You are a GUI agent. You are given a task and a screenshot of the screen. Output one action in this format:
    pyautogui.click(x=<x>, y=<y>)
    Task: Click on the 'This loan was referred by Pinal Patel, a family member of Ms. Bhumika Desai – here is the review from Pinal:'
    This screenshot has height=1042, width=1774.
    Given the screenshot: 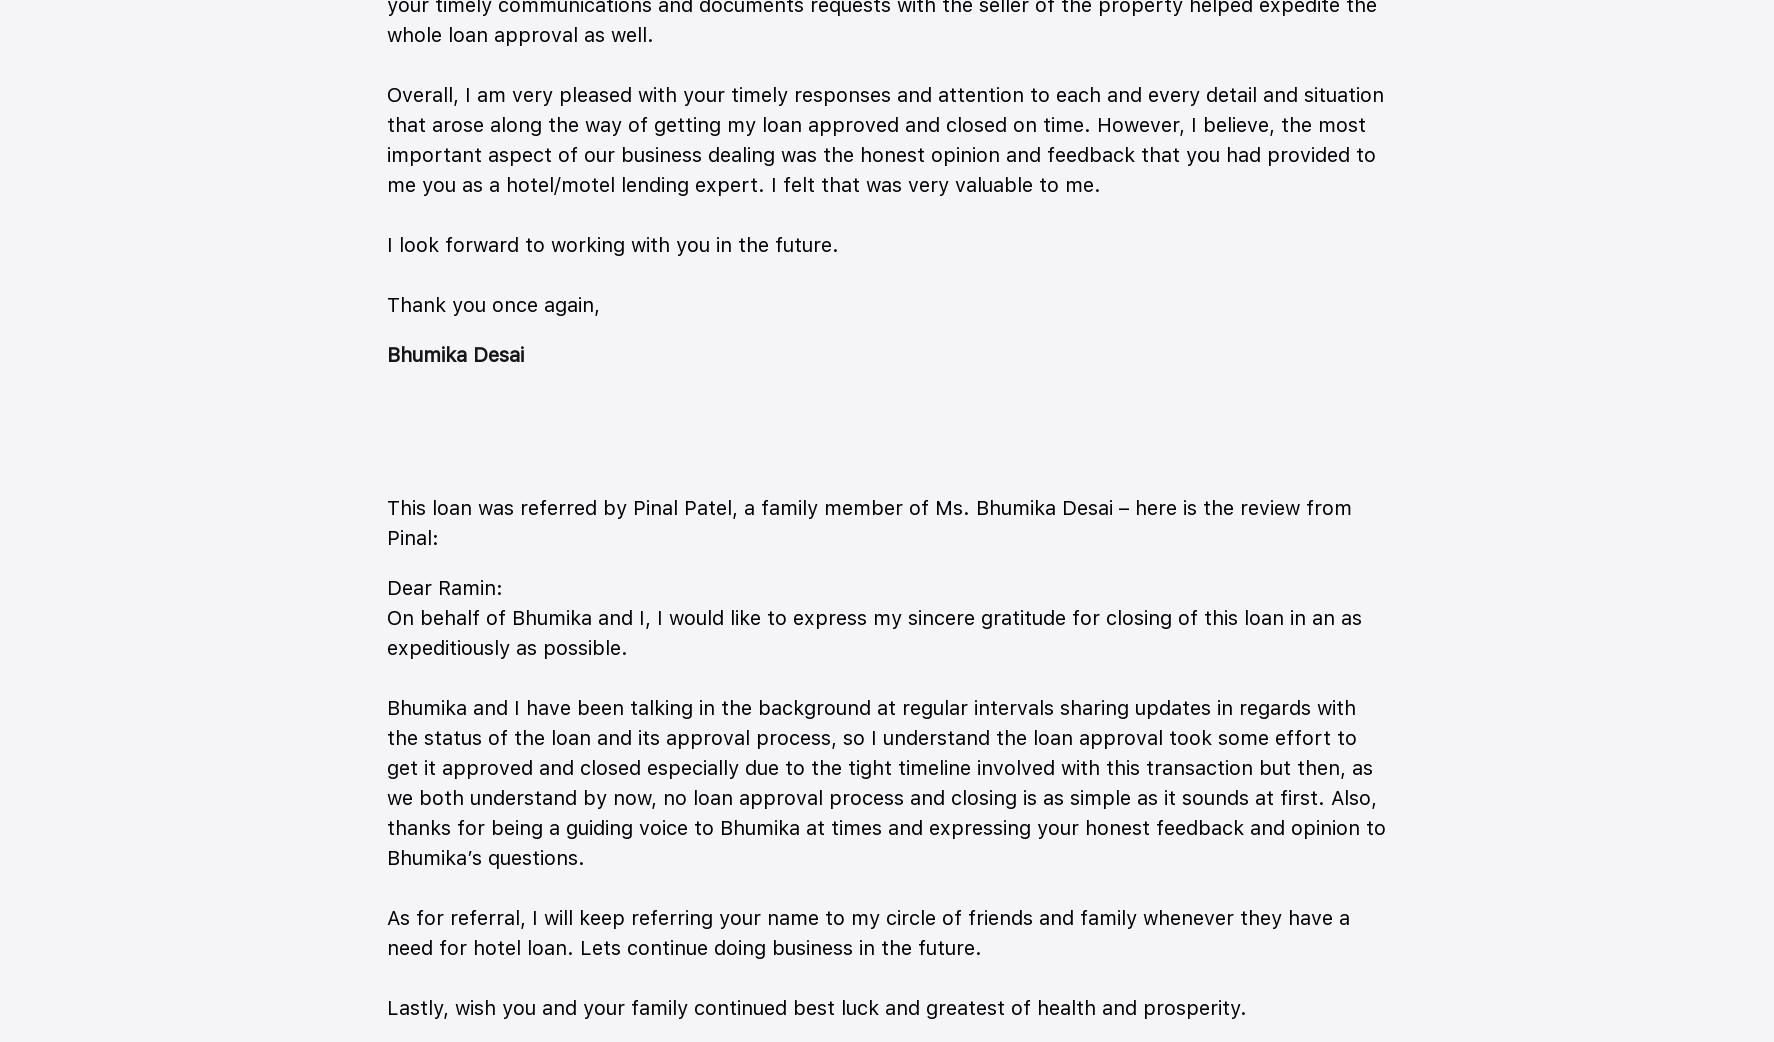 What is the action you would take?
    pyautogui.click(x=869, y=521)
    